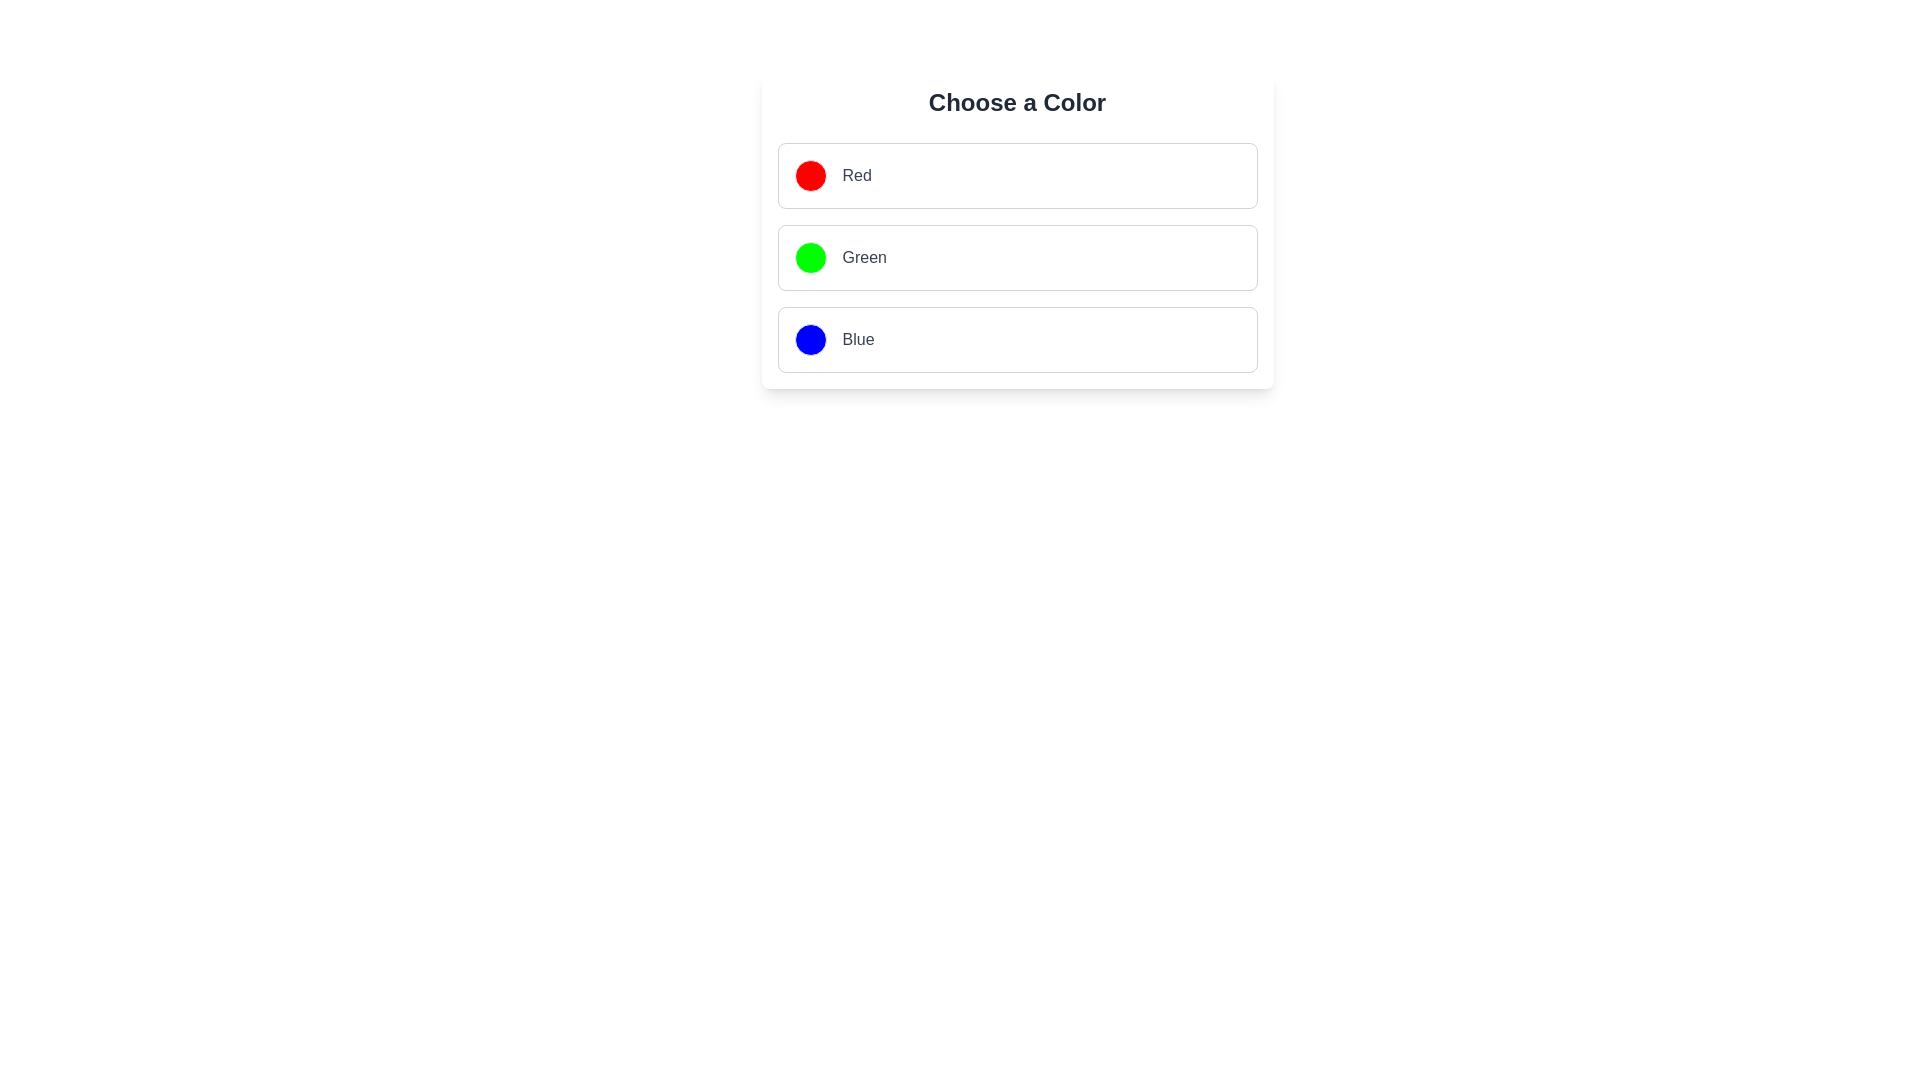 The width and height of the screenshot is (1920, 1080). What do you see at coordinates (858, 338) in the screenshot?
I see `the 'Blue' Text Label, which is part of a color selection interface and located to the right of a blue circular indicator` at bounding box center [858, 338].